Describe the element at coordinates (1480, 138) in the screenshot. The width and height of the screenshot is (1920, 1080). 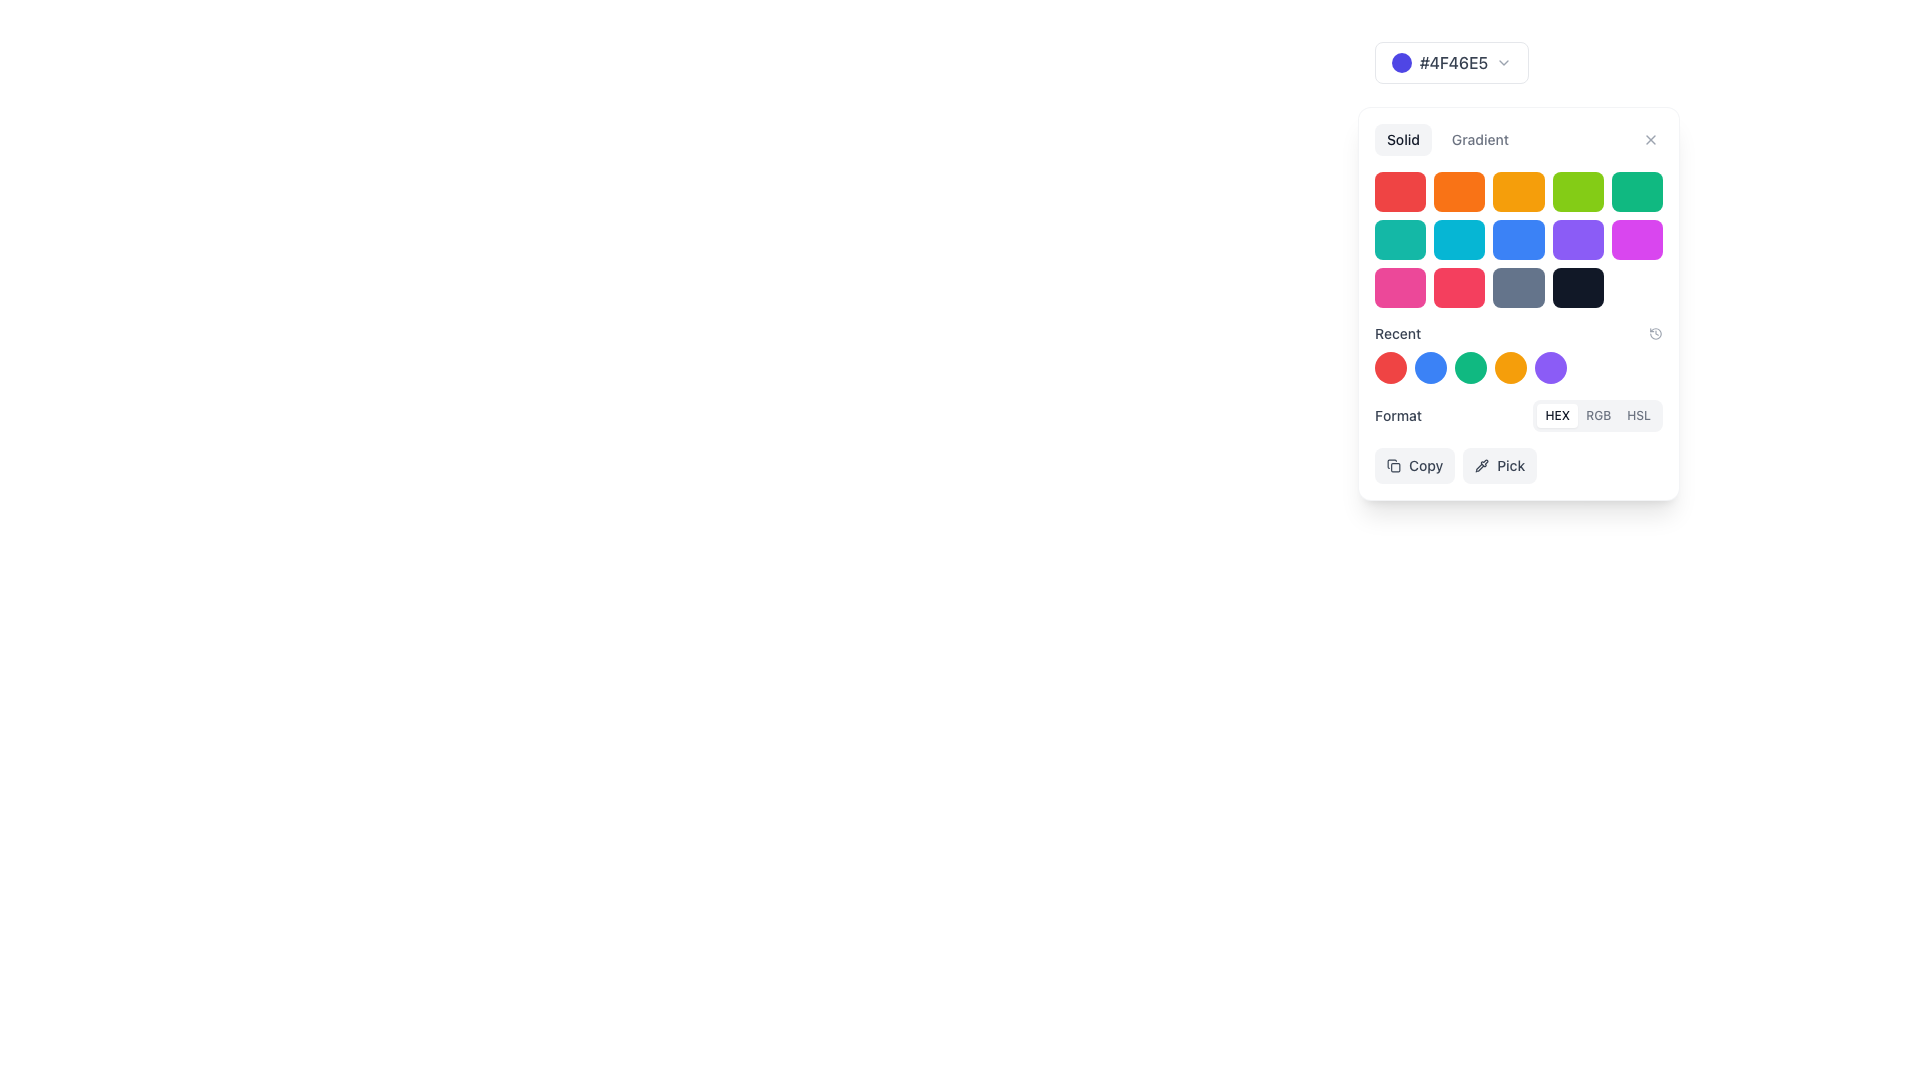
I see `the 'Gradient' button, which is a rounded rectangular button with light gray text located to the right of the 'Solid' button in the top-right quadrant of the window` at that location.